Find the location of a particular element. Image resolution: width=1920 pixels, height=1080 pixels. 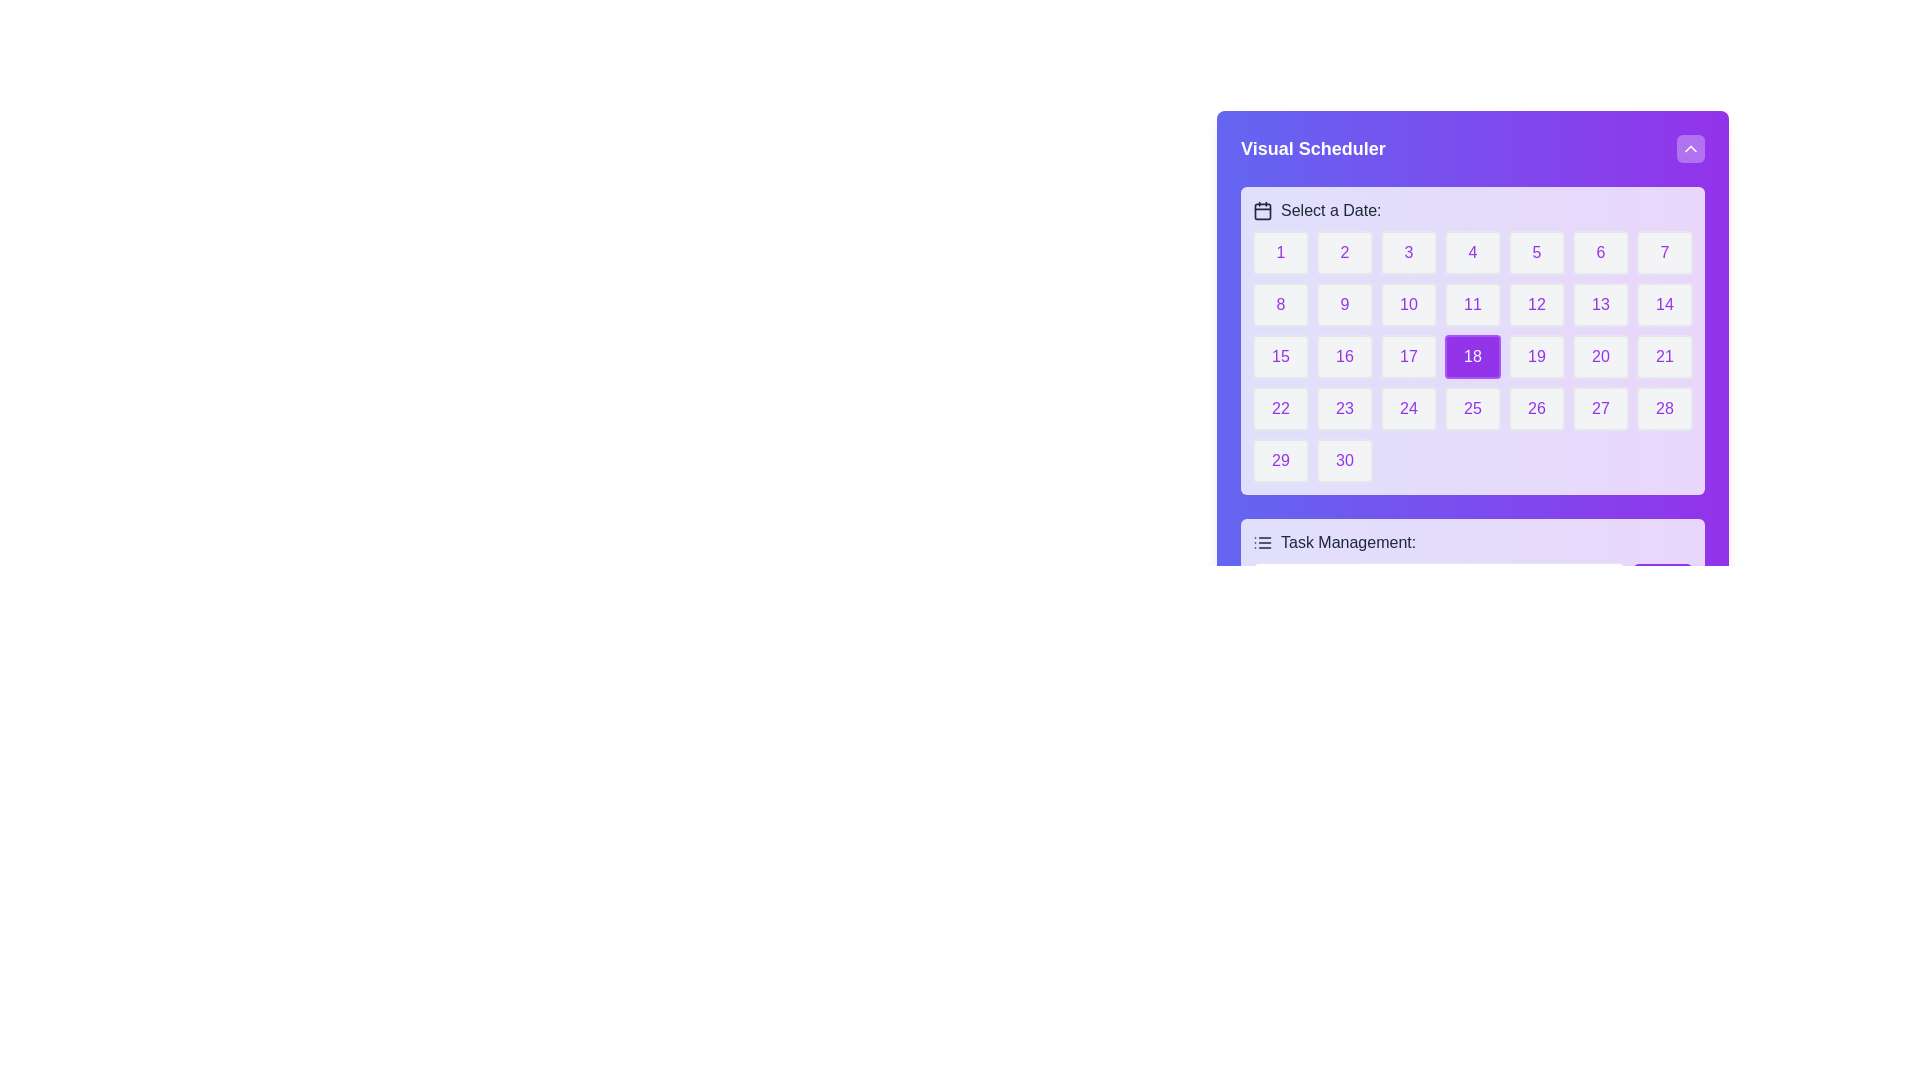

the 'Add' button in the task management input section located beneath the grid of calendar dates labeled 'Select a Date:' is located at coordinates (1473, 575).